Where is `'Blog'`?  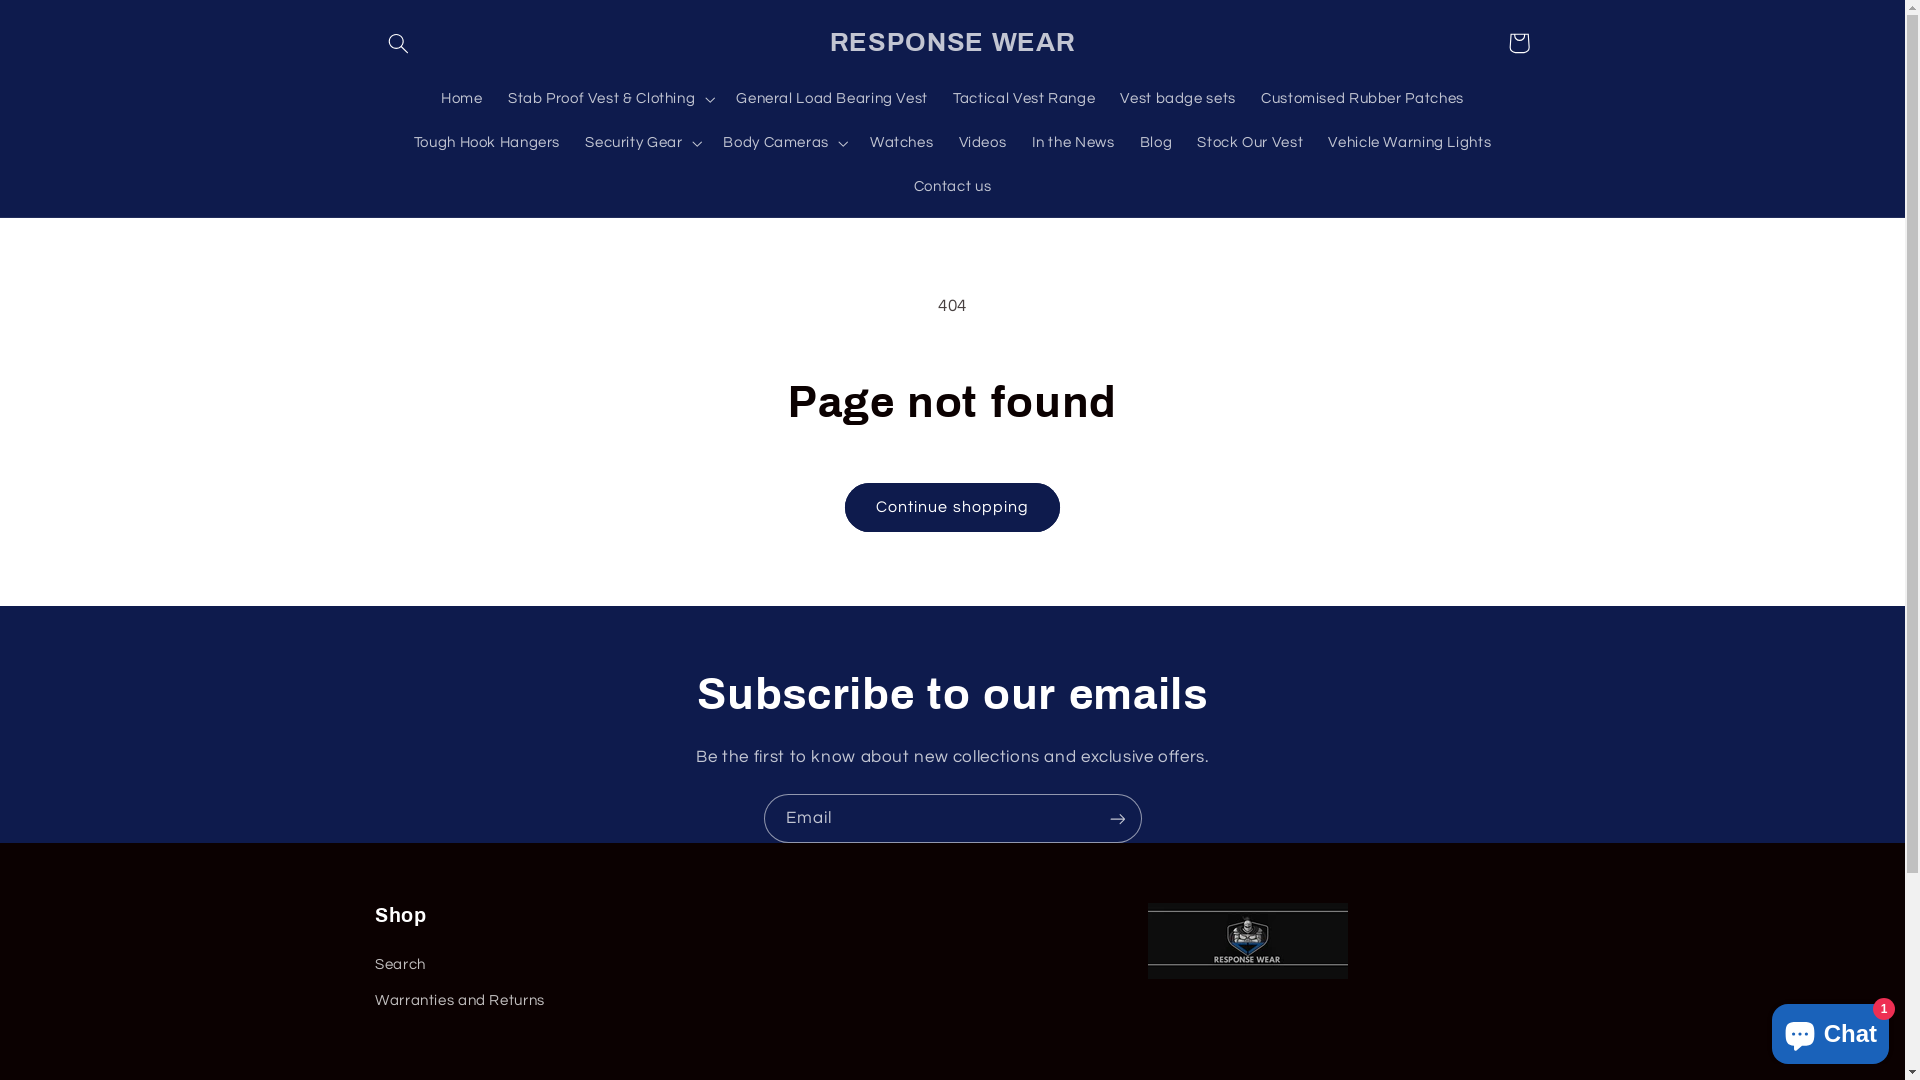
'Blog' is located at coordinates (1156, 141).